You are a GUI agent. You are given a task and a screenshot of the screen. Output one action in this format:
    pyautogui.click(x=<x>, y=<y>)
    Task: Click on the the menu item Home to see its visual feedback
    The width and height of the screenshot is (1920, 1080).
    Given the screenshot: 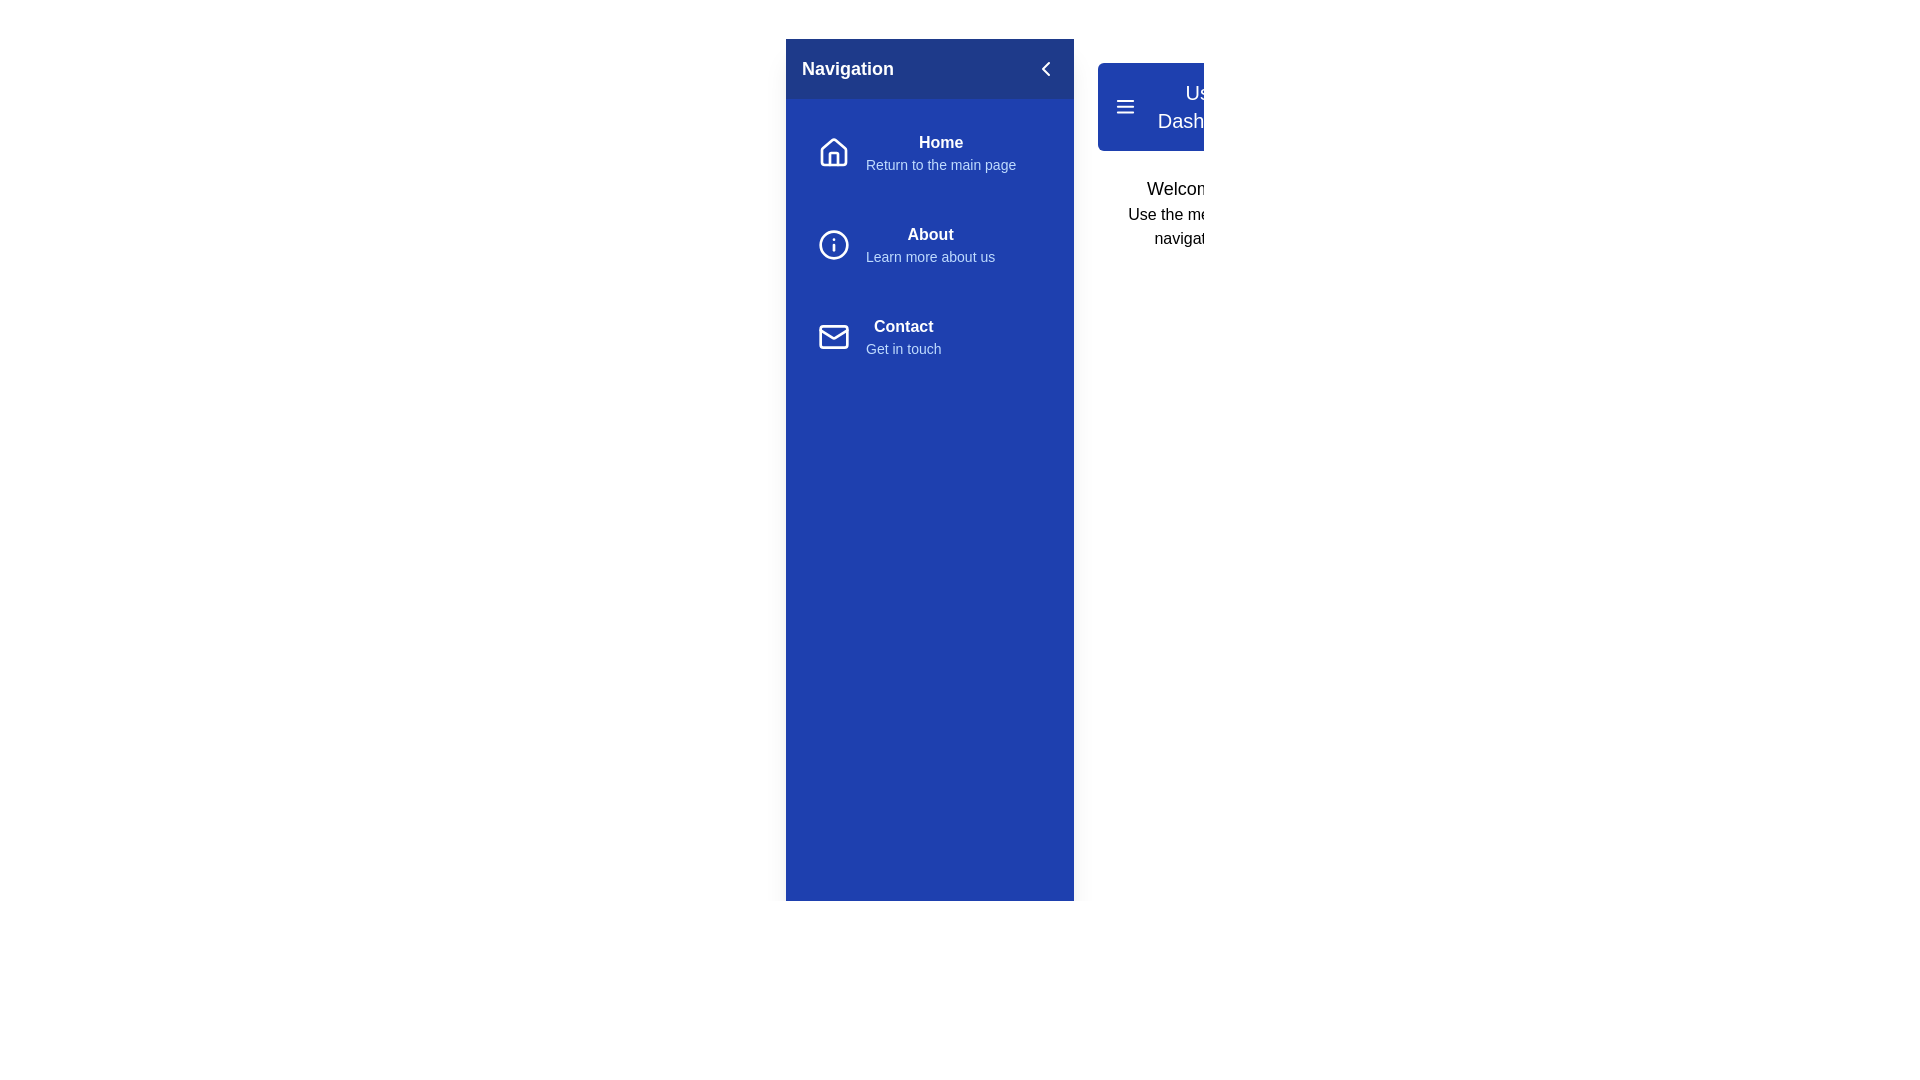 What is the action you would take?
    pyautogui.click(x=929, y=152)
    